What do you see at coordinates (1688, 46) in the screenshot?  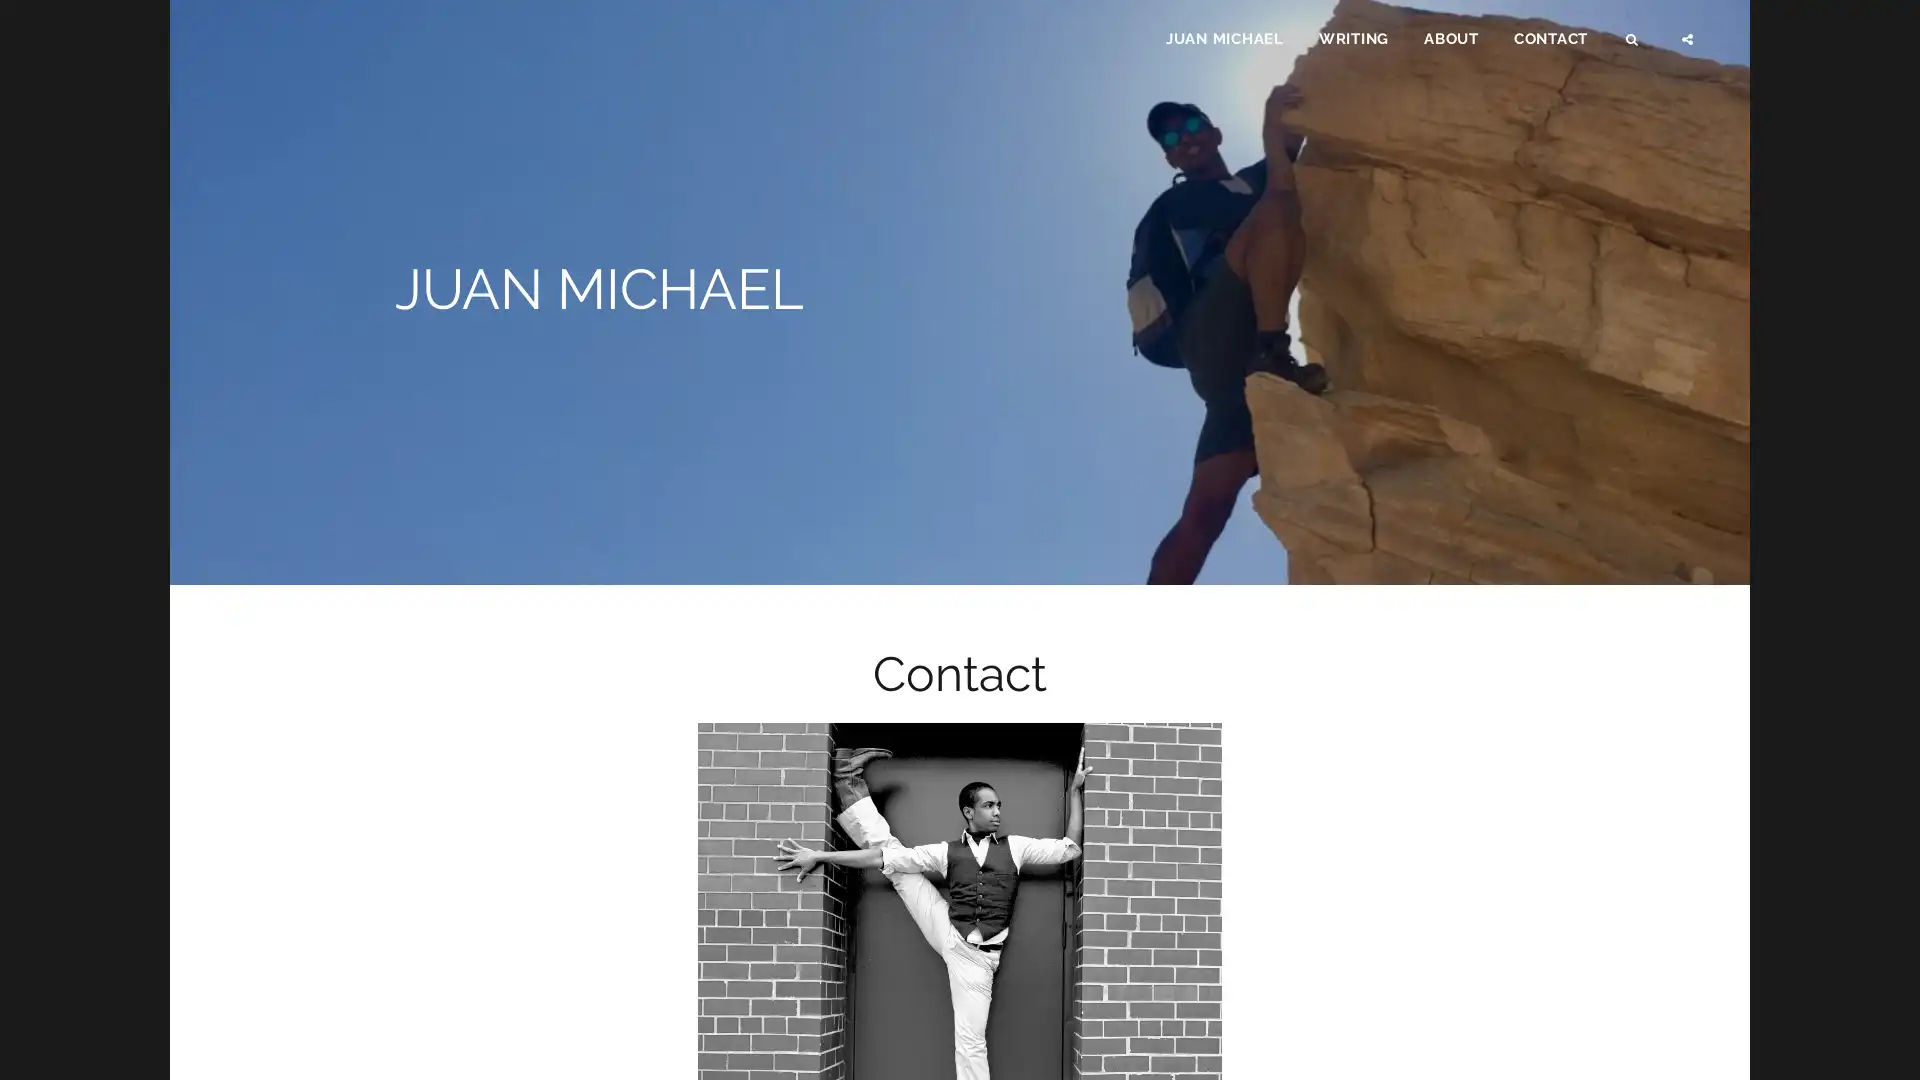 I see `SOCIAL MENU` at bounding box center [1688, 46].